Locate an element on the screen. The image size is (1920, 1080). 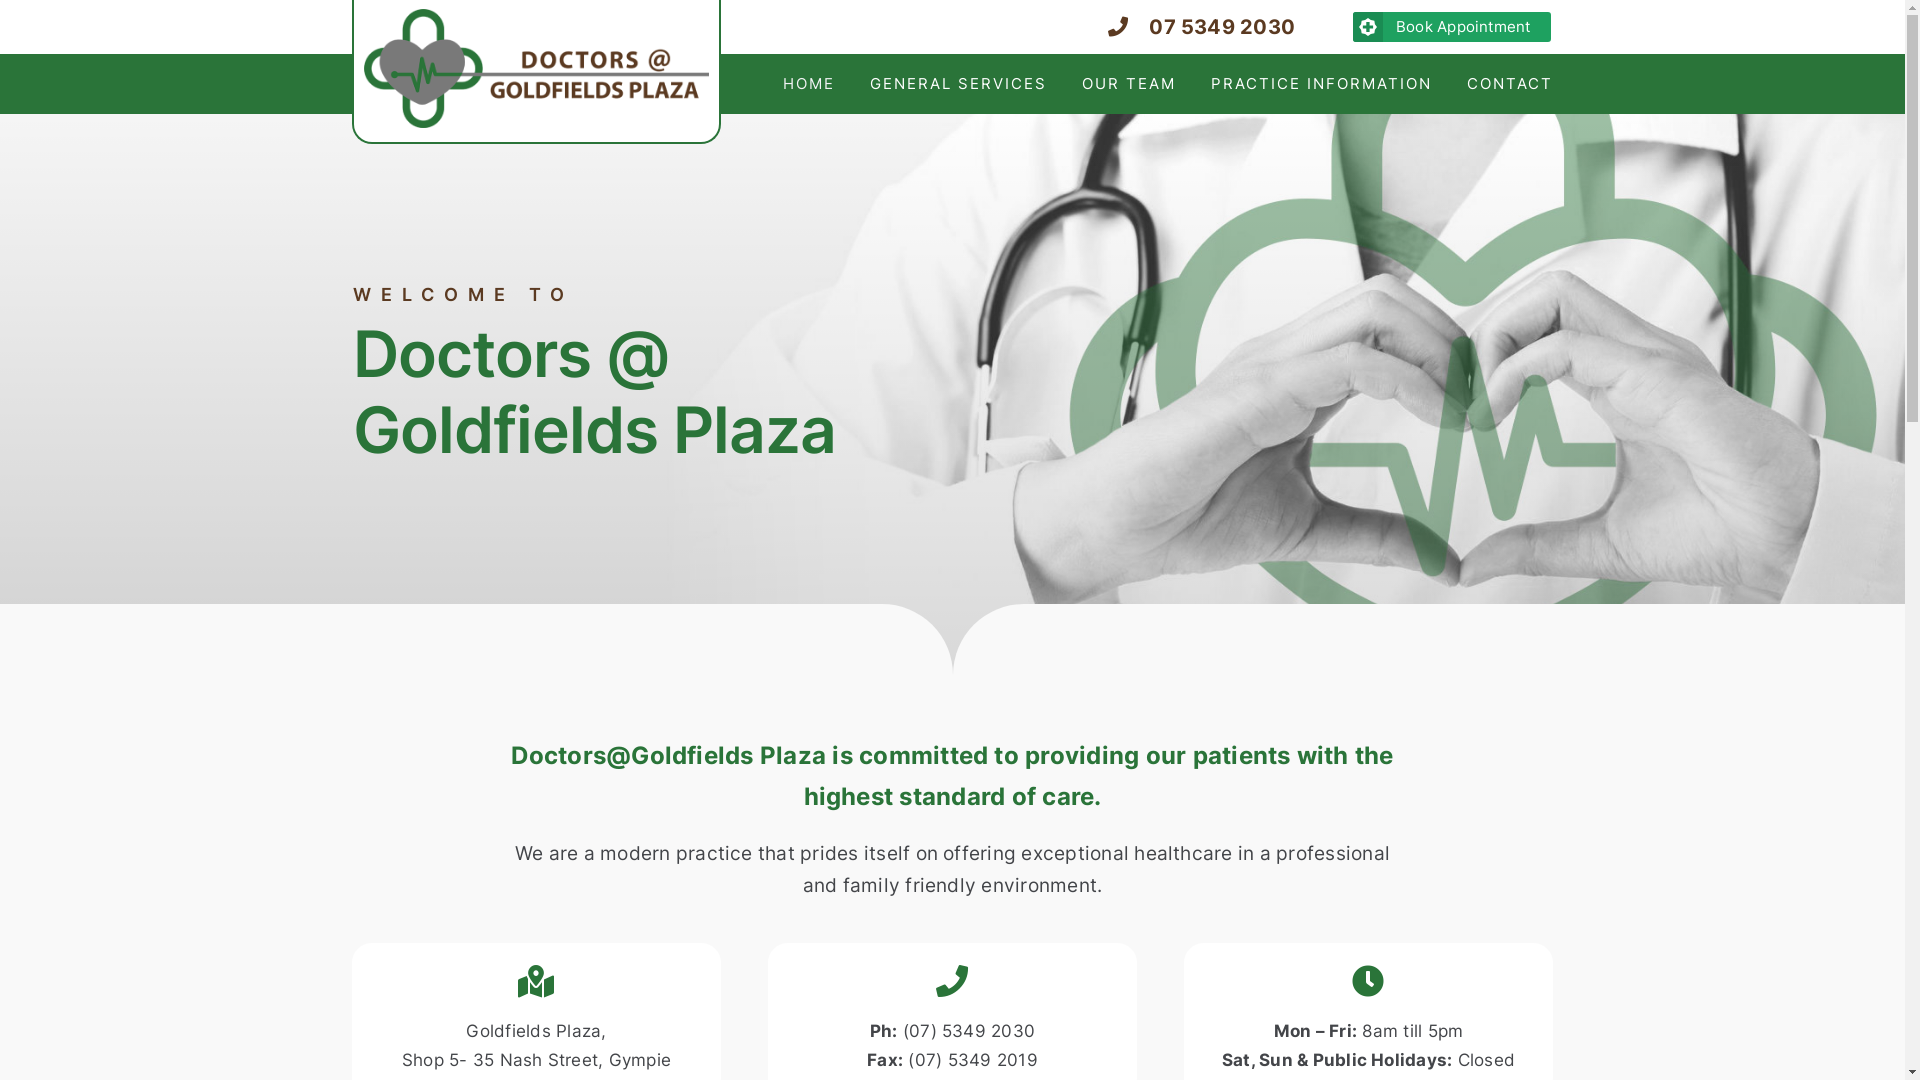
'GENERAL SERVICES' is located at coordinates (957, 83).